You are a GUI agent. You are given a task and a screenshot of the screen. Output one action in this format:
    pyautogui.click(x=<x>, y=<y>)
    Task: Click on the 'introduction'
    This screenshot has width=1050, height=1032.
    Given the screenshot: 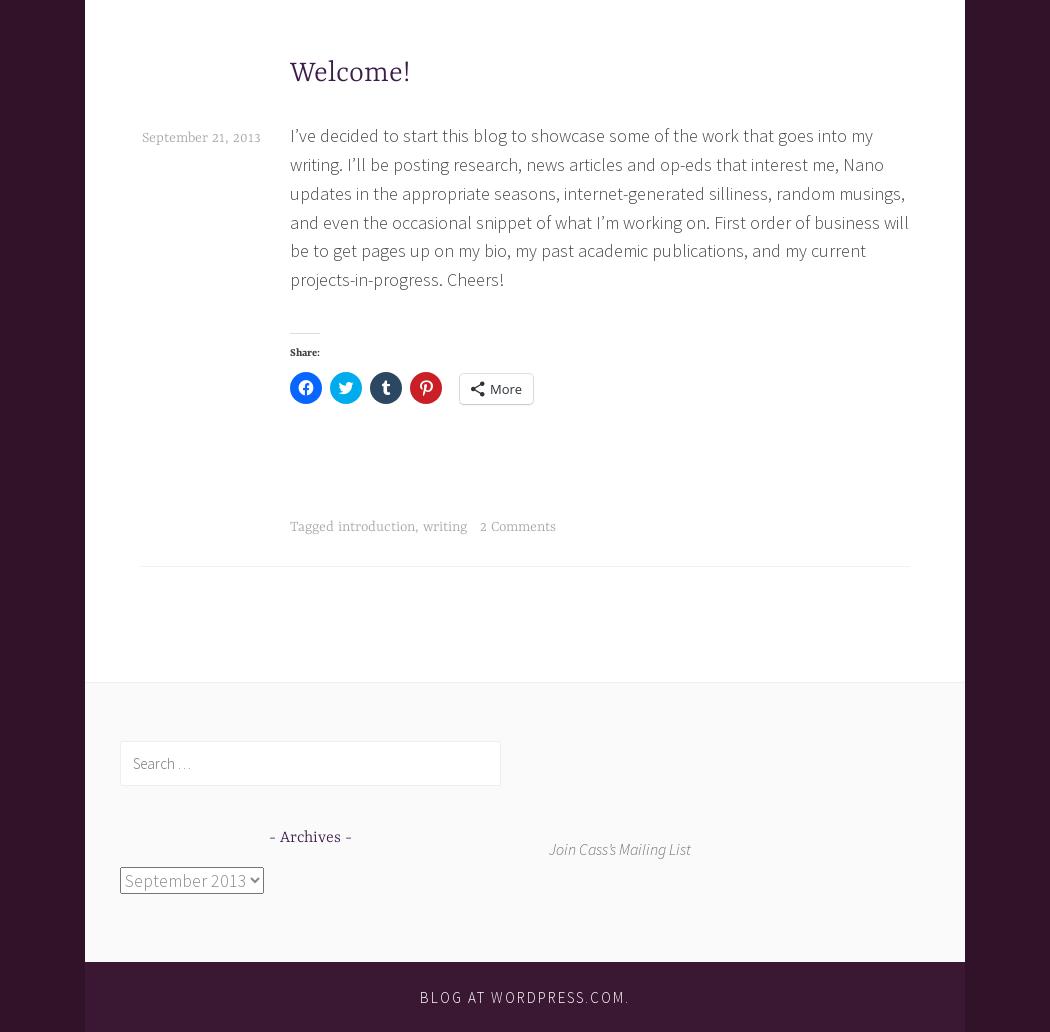 What is the action you would take?
    pyautogui.click(x=376, y=526)
    